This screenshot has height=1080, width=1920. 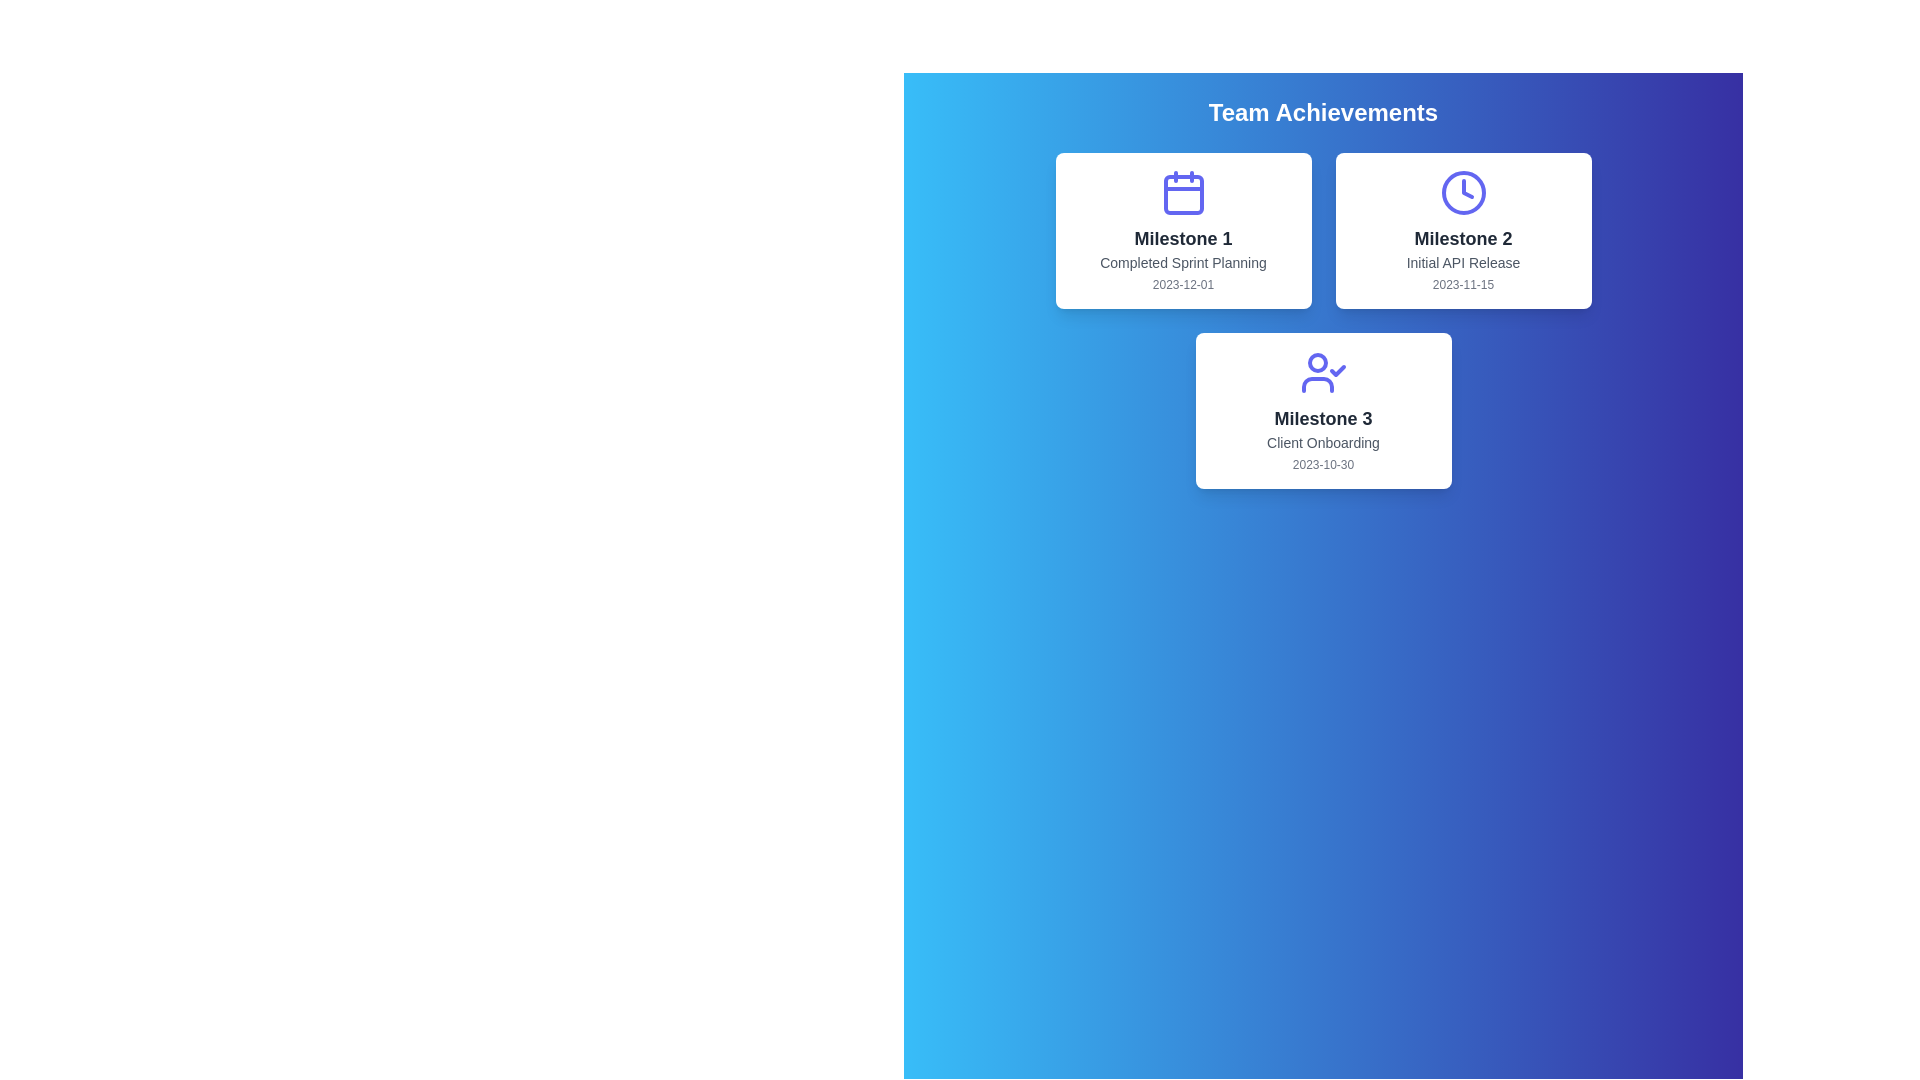 I want to click on the text label that displays 'Milestone 2', which is located in the second milestone card at the top-right of the milestone grid, so click(x=1463, y=238).